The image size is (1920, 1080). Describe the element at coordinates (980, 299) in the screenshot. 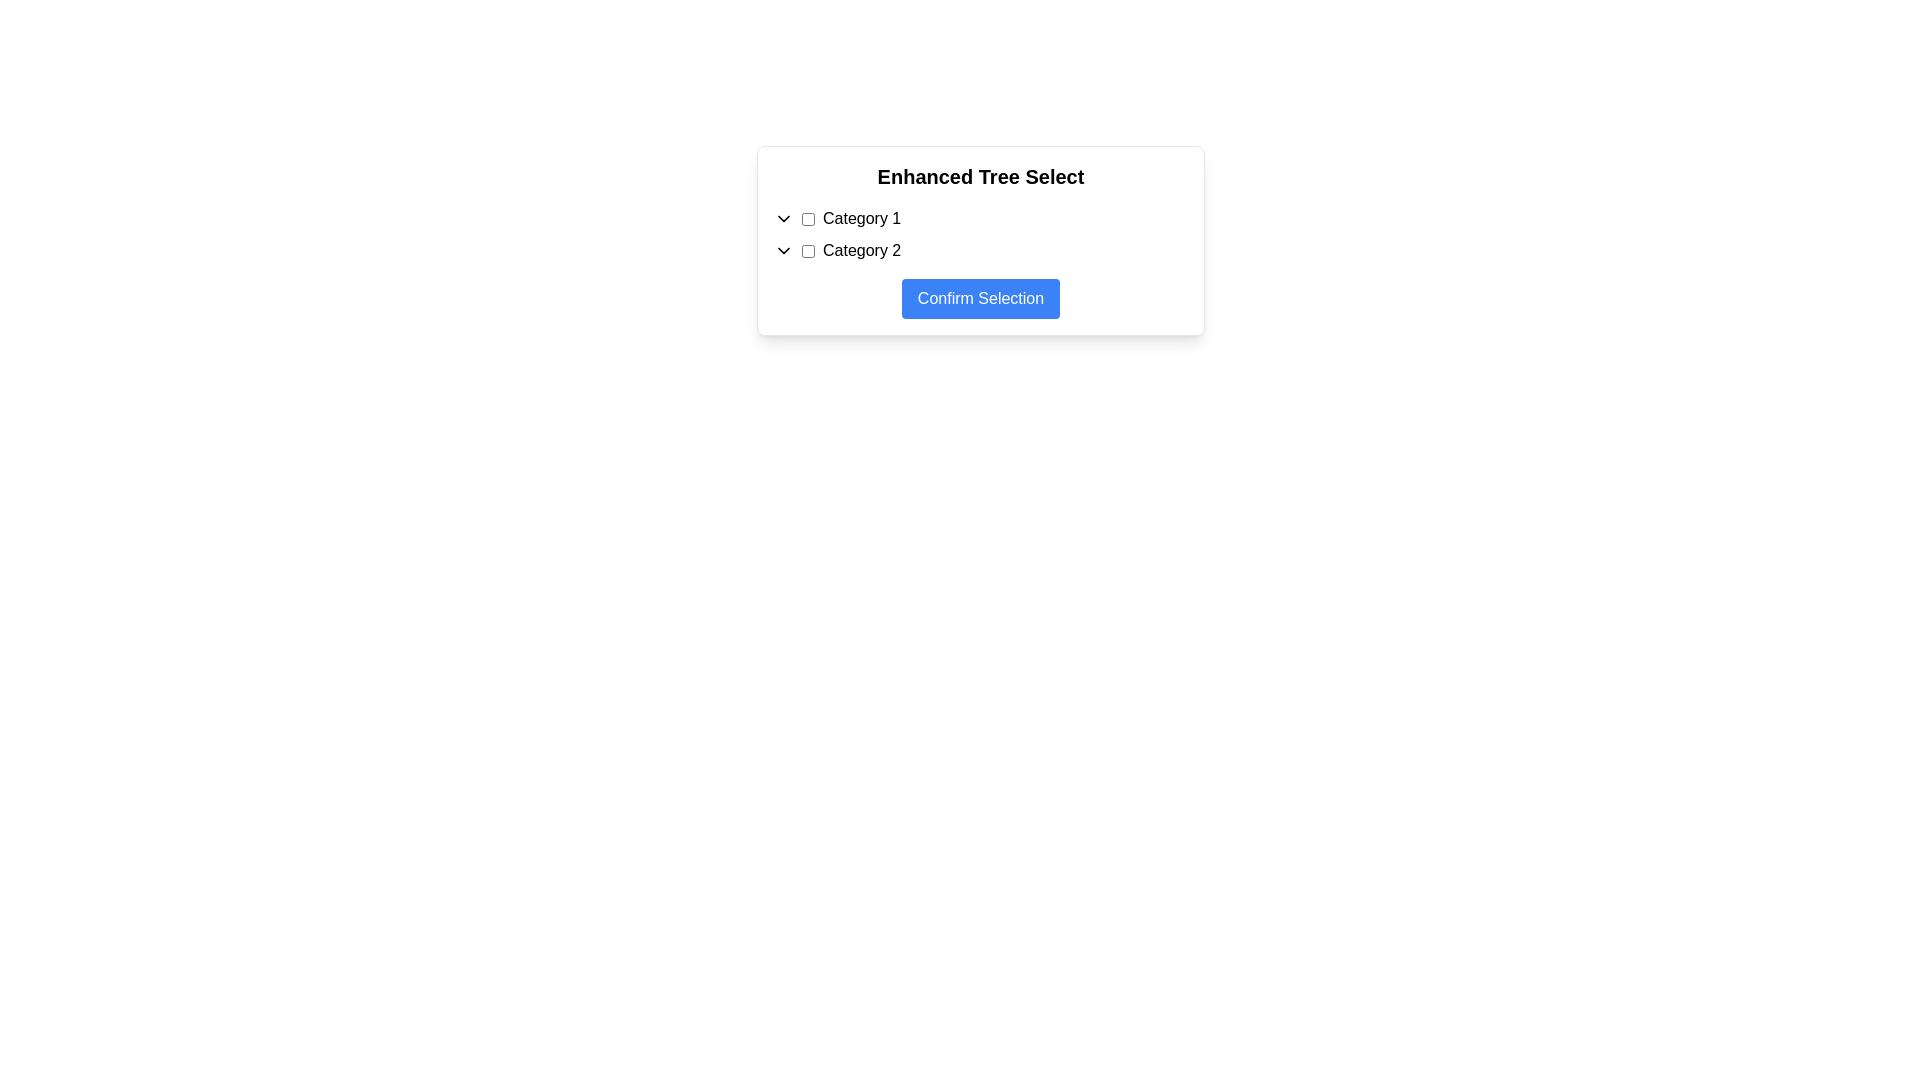

I see `the rectangular button with a blue background and white text labeled 'Confirm Selection' to observe the hover effect` at that location.